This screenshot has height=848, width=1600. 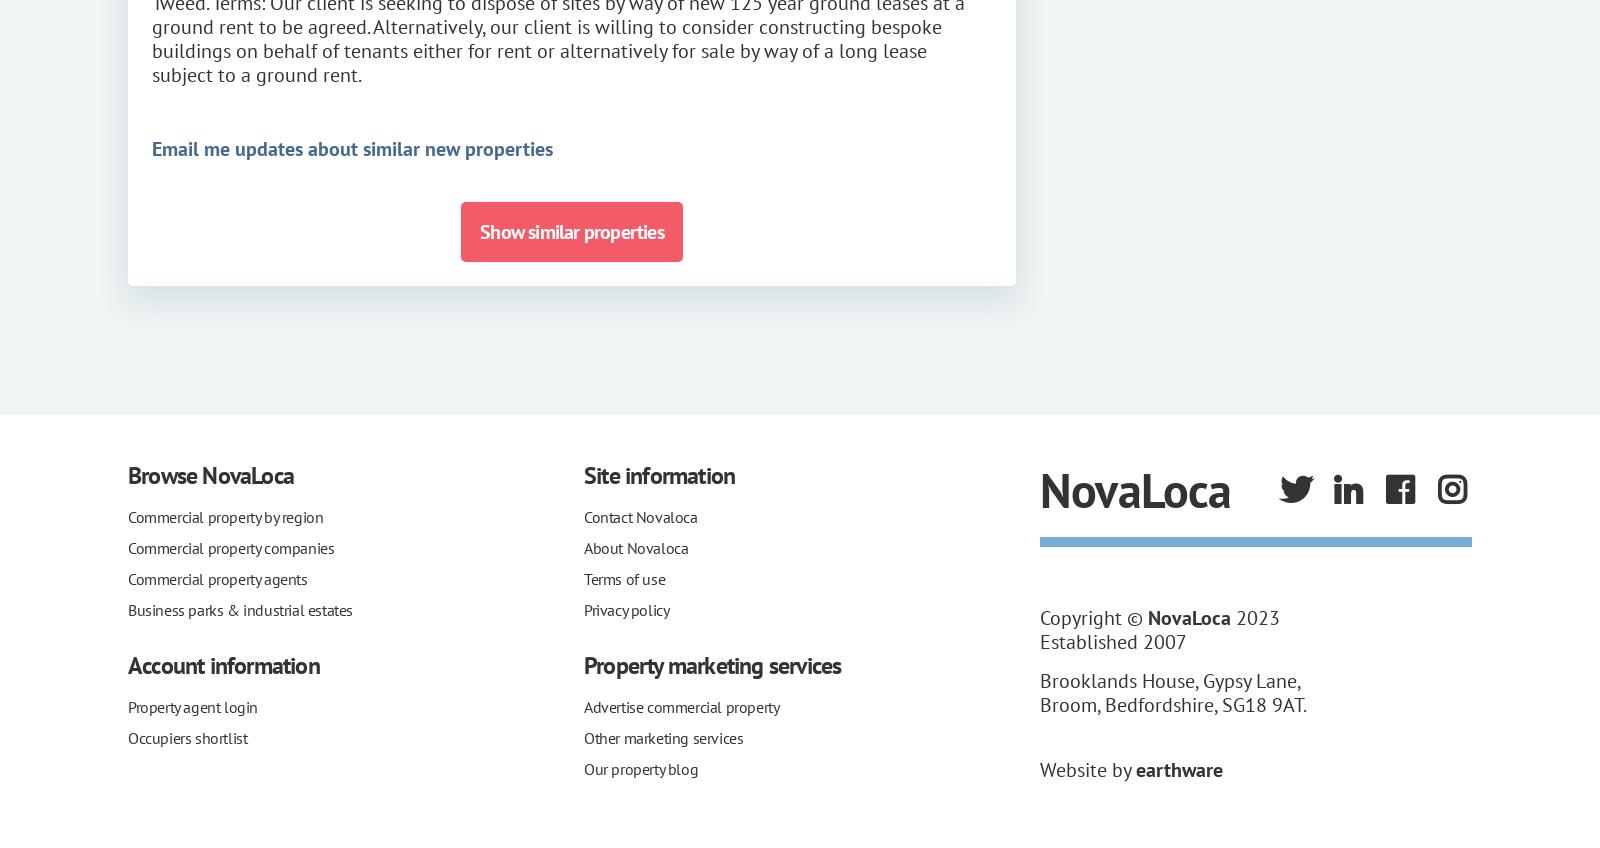 What do you see at coordinates (712, 663) in the screenshot?
I see `'Property marketing services'` at bounding box center [712, 663].